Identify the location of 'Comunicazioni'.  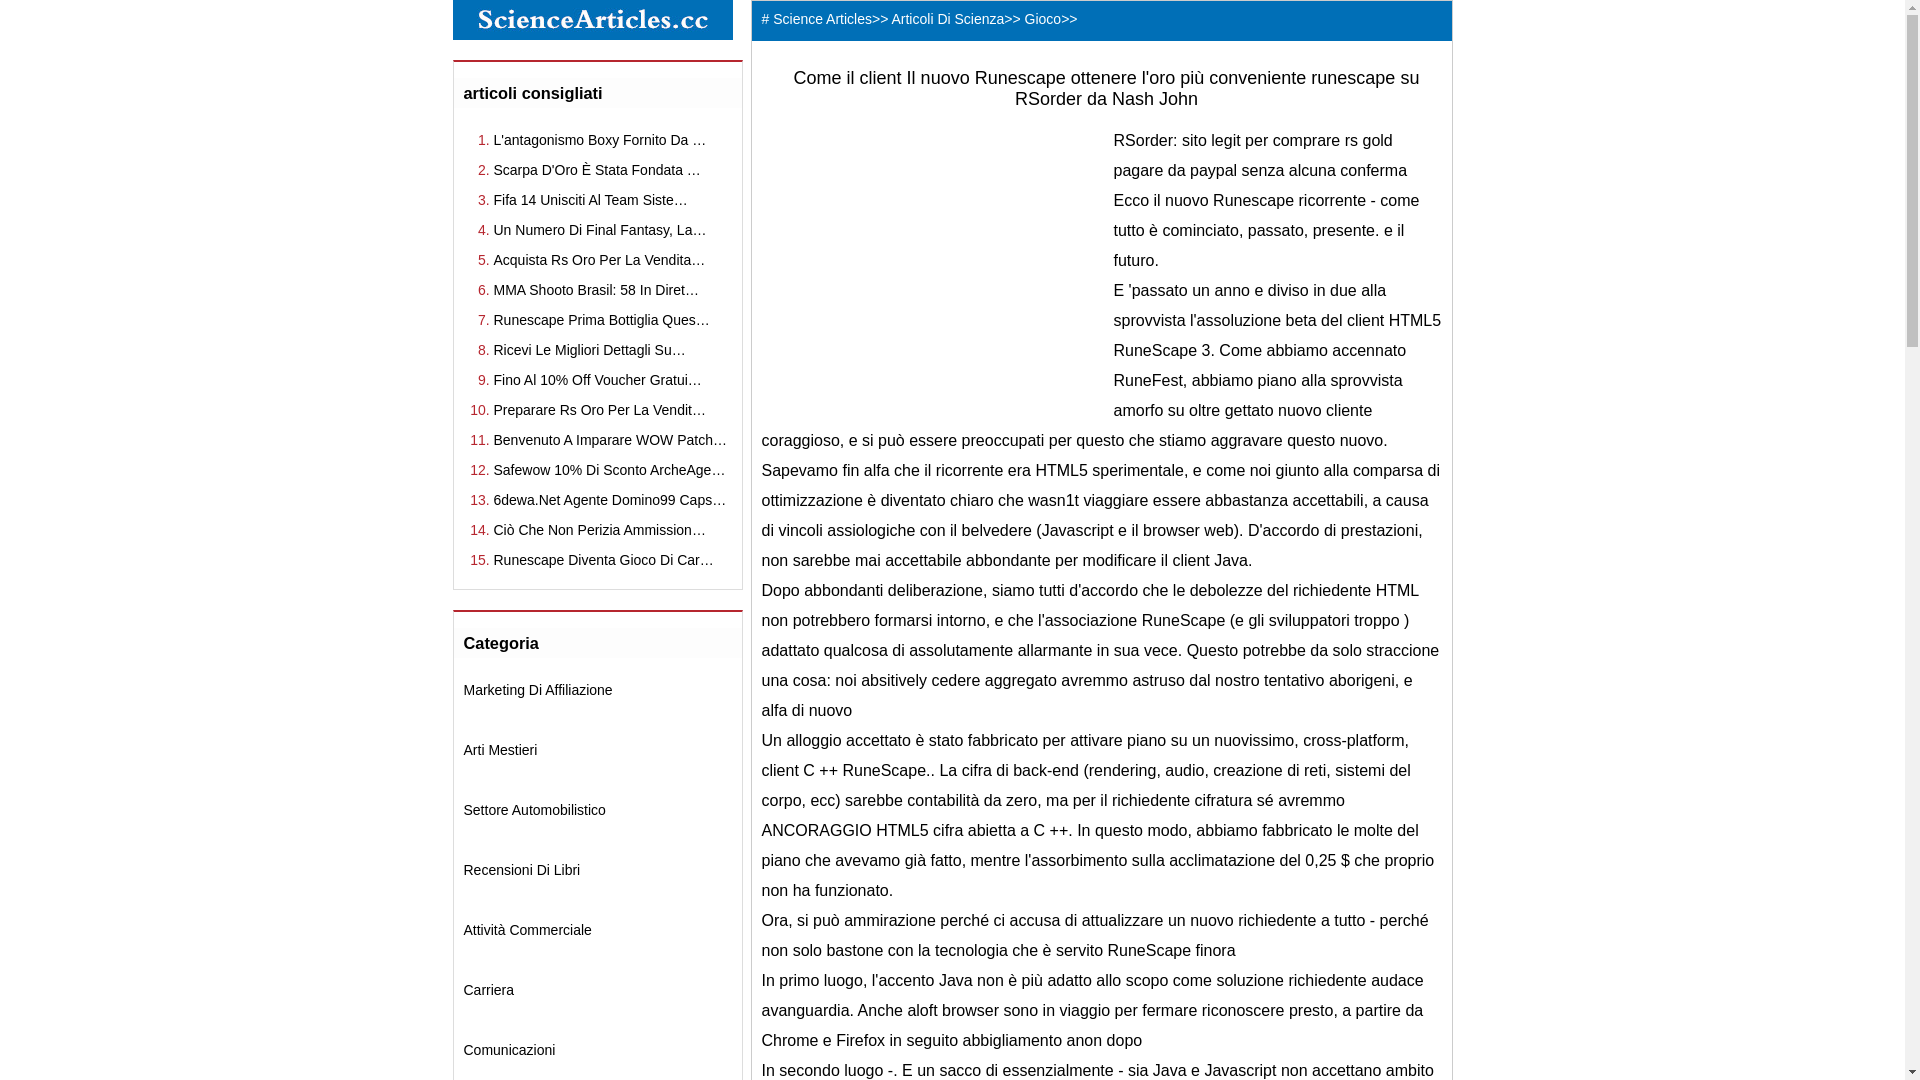
(509, 1048).